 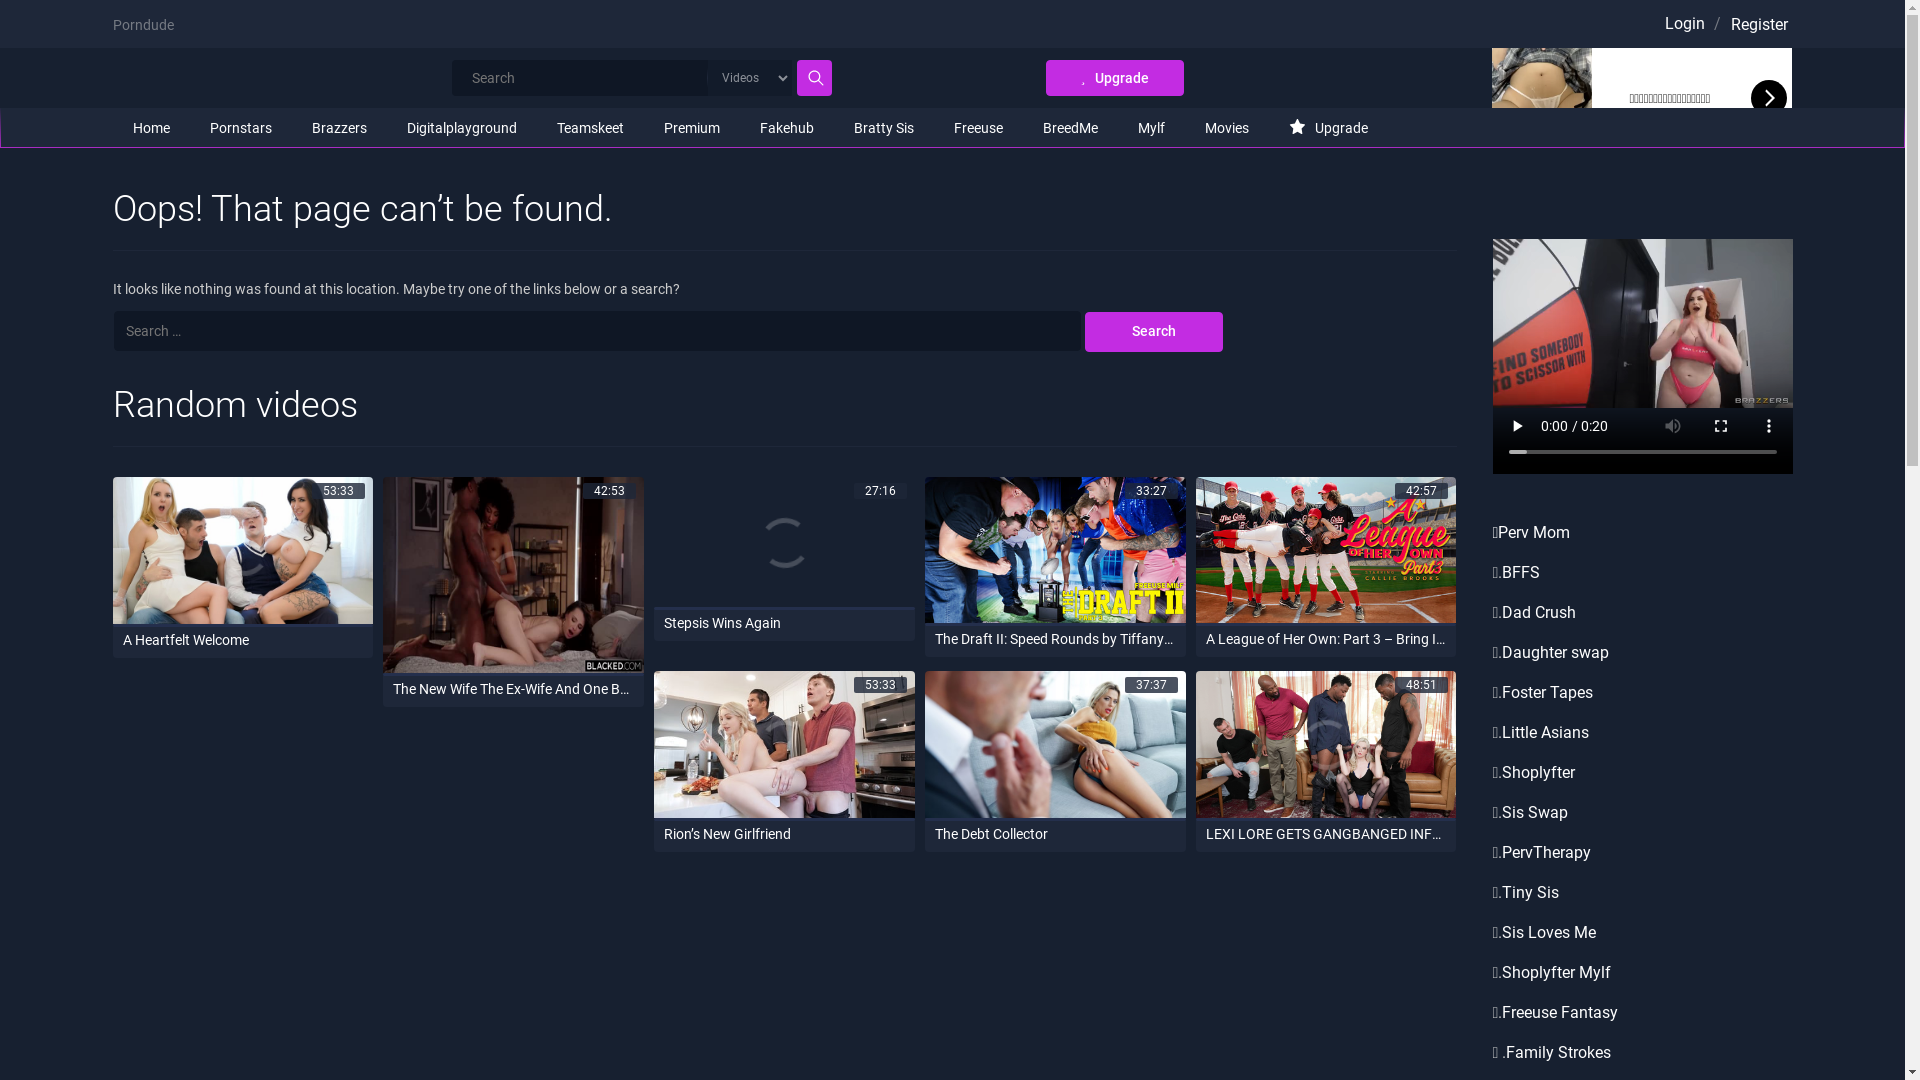 What do you see at coordinates (1537, 771) in the screenshot?
I see `'Shoplyfter'` at bounding box center [1537, 771].